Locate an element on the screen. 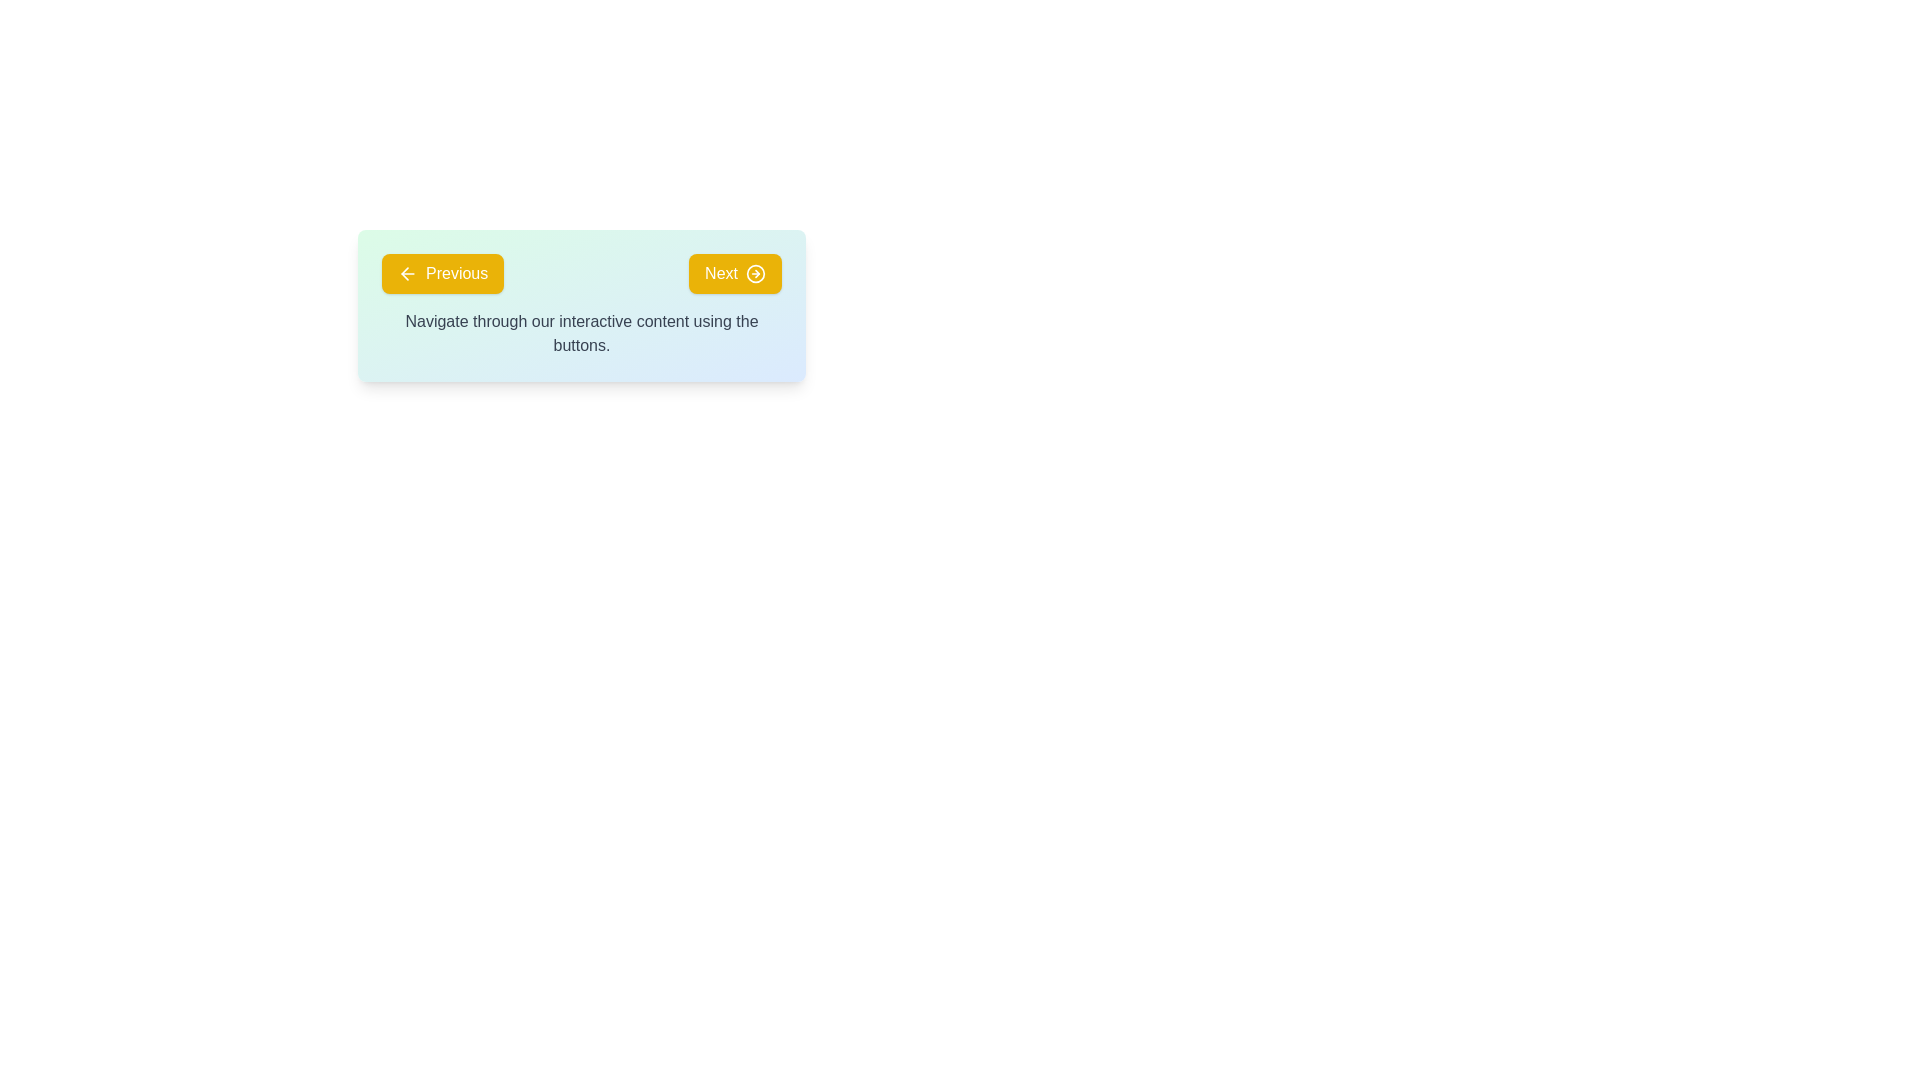 The image size is (1920, 1080). the 'Next' button to change its background shade, which is used for navigation to the subsequent item or page is located at coordinates (734, 273).